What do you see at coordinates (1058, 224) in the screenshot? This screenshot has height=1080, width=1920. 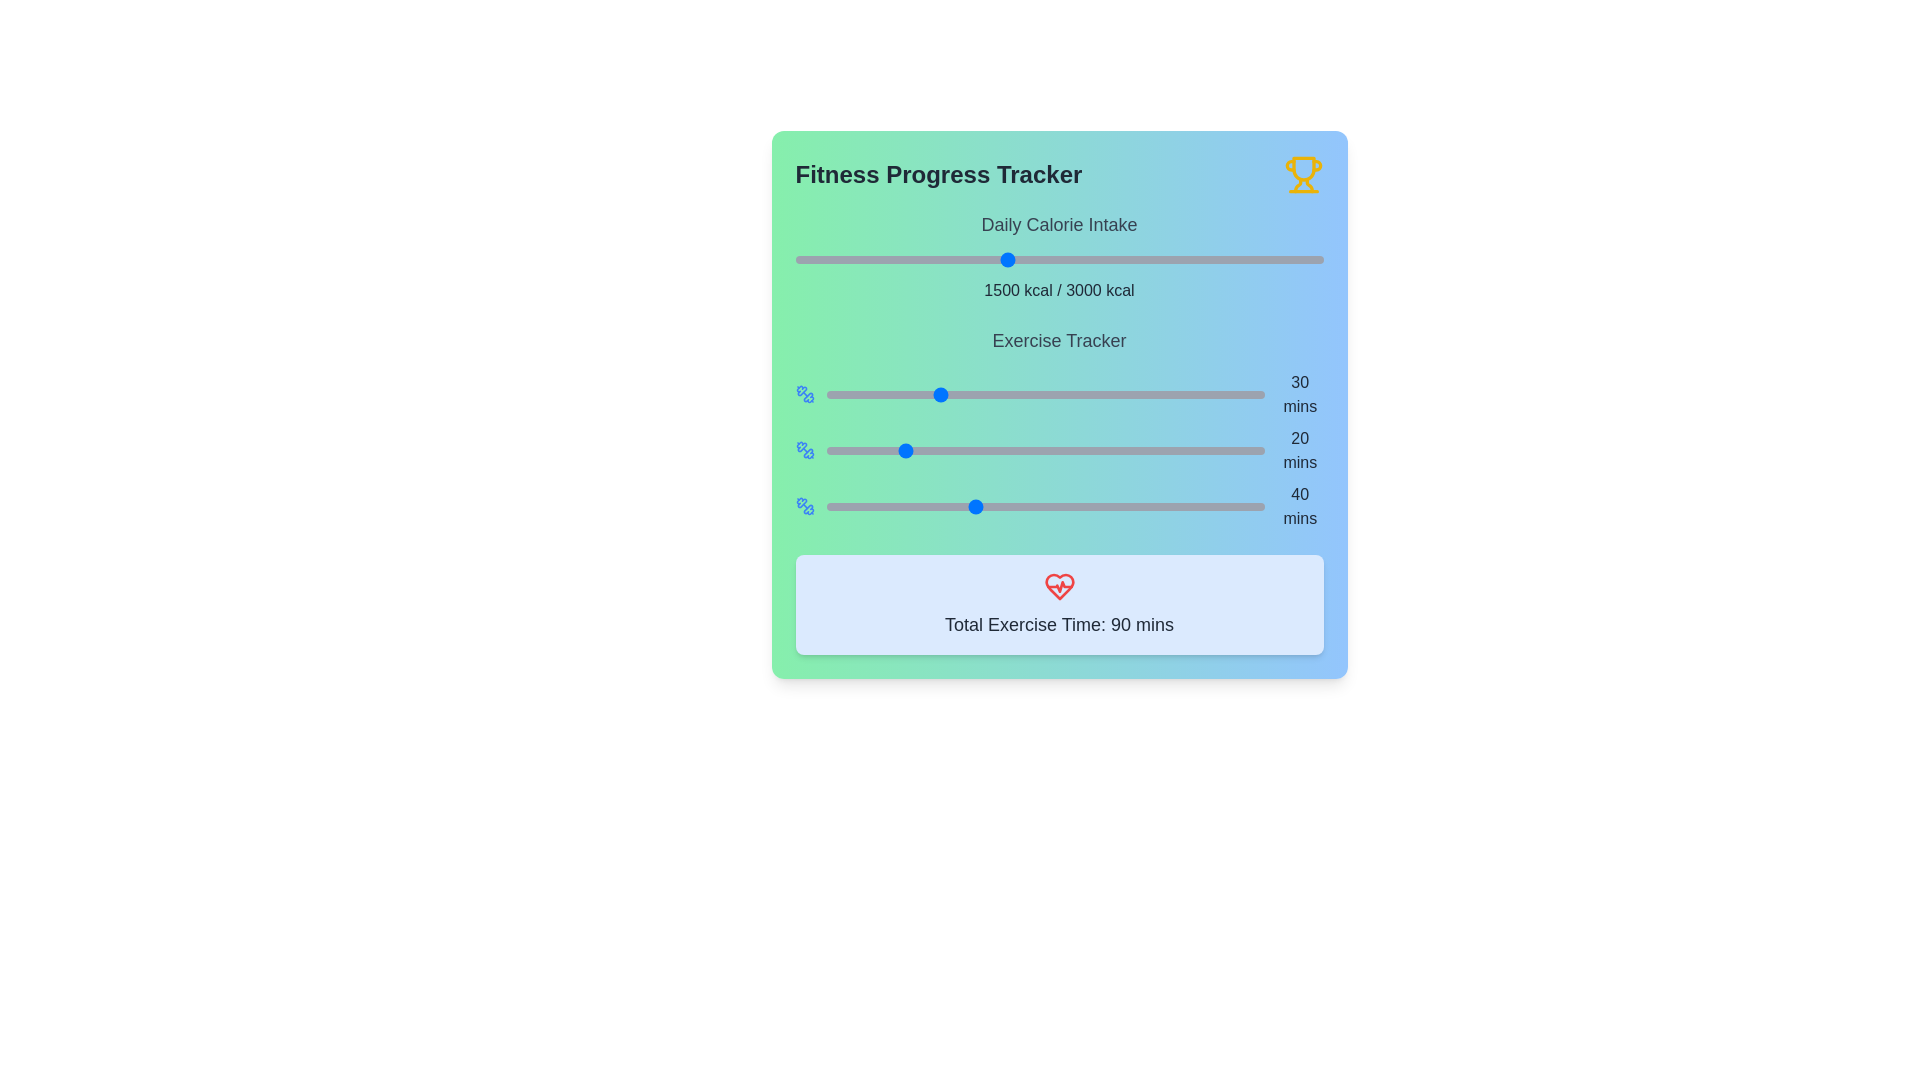 I see `the 'Daily Calorie Intake' text label which serves as the title for the progress bar and calorie range information` at bounding box center [1058, 224].